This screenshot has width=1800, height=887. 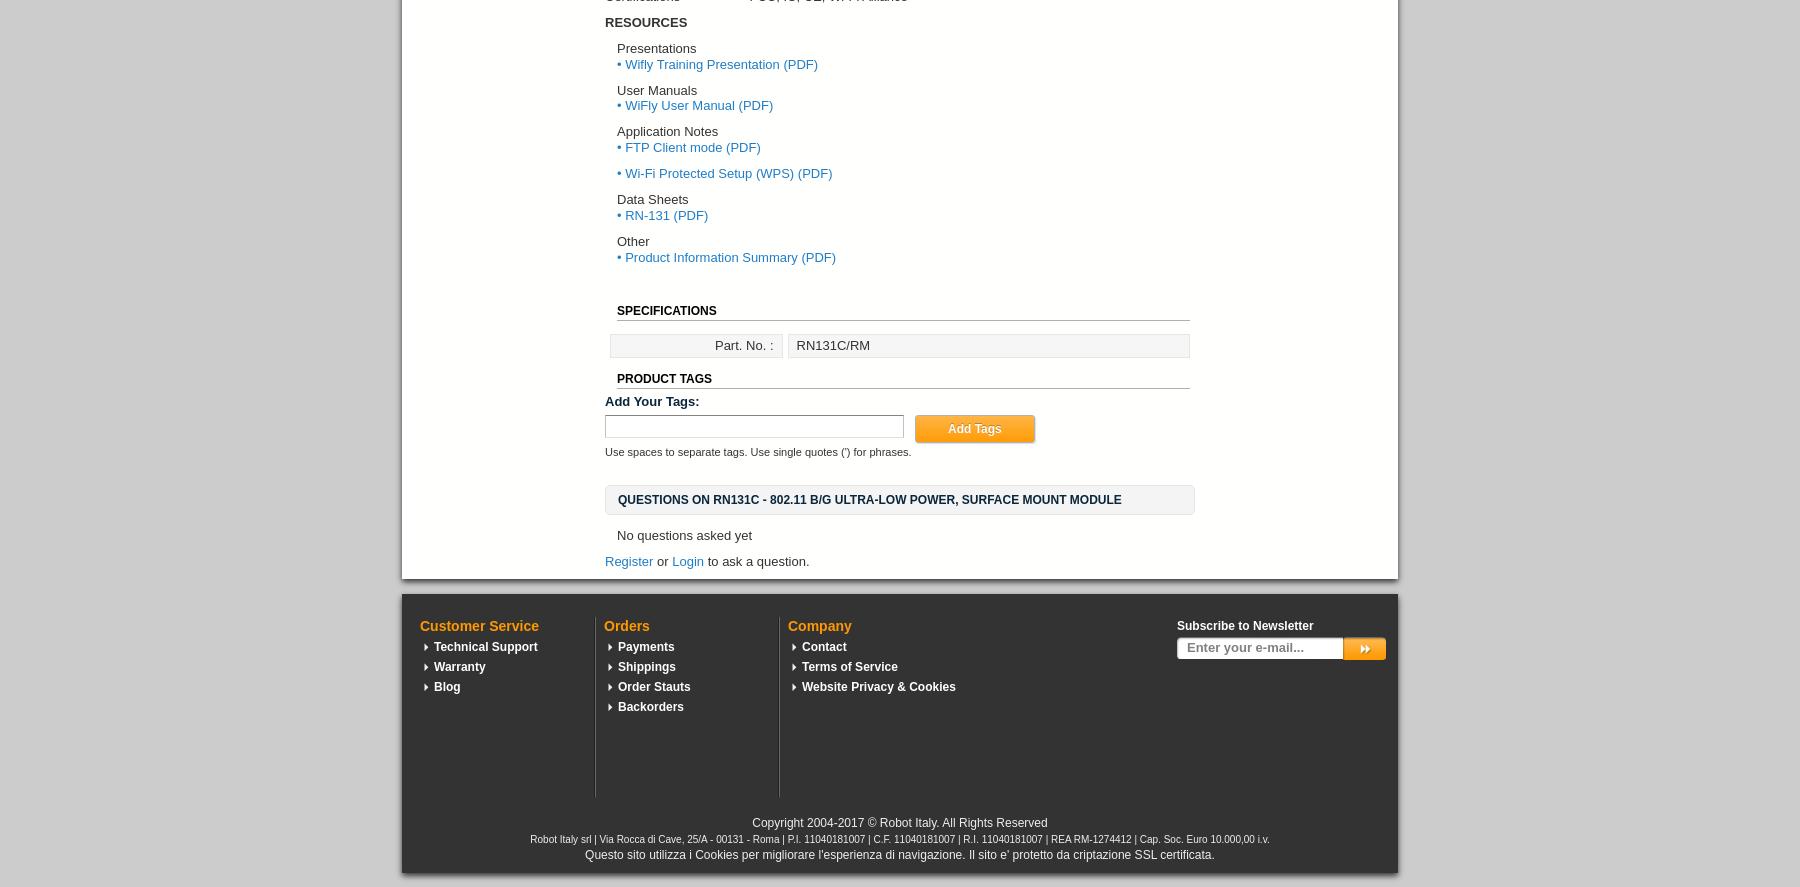 I want to click on 'Shippings', so click(x=646, y=666).